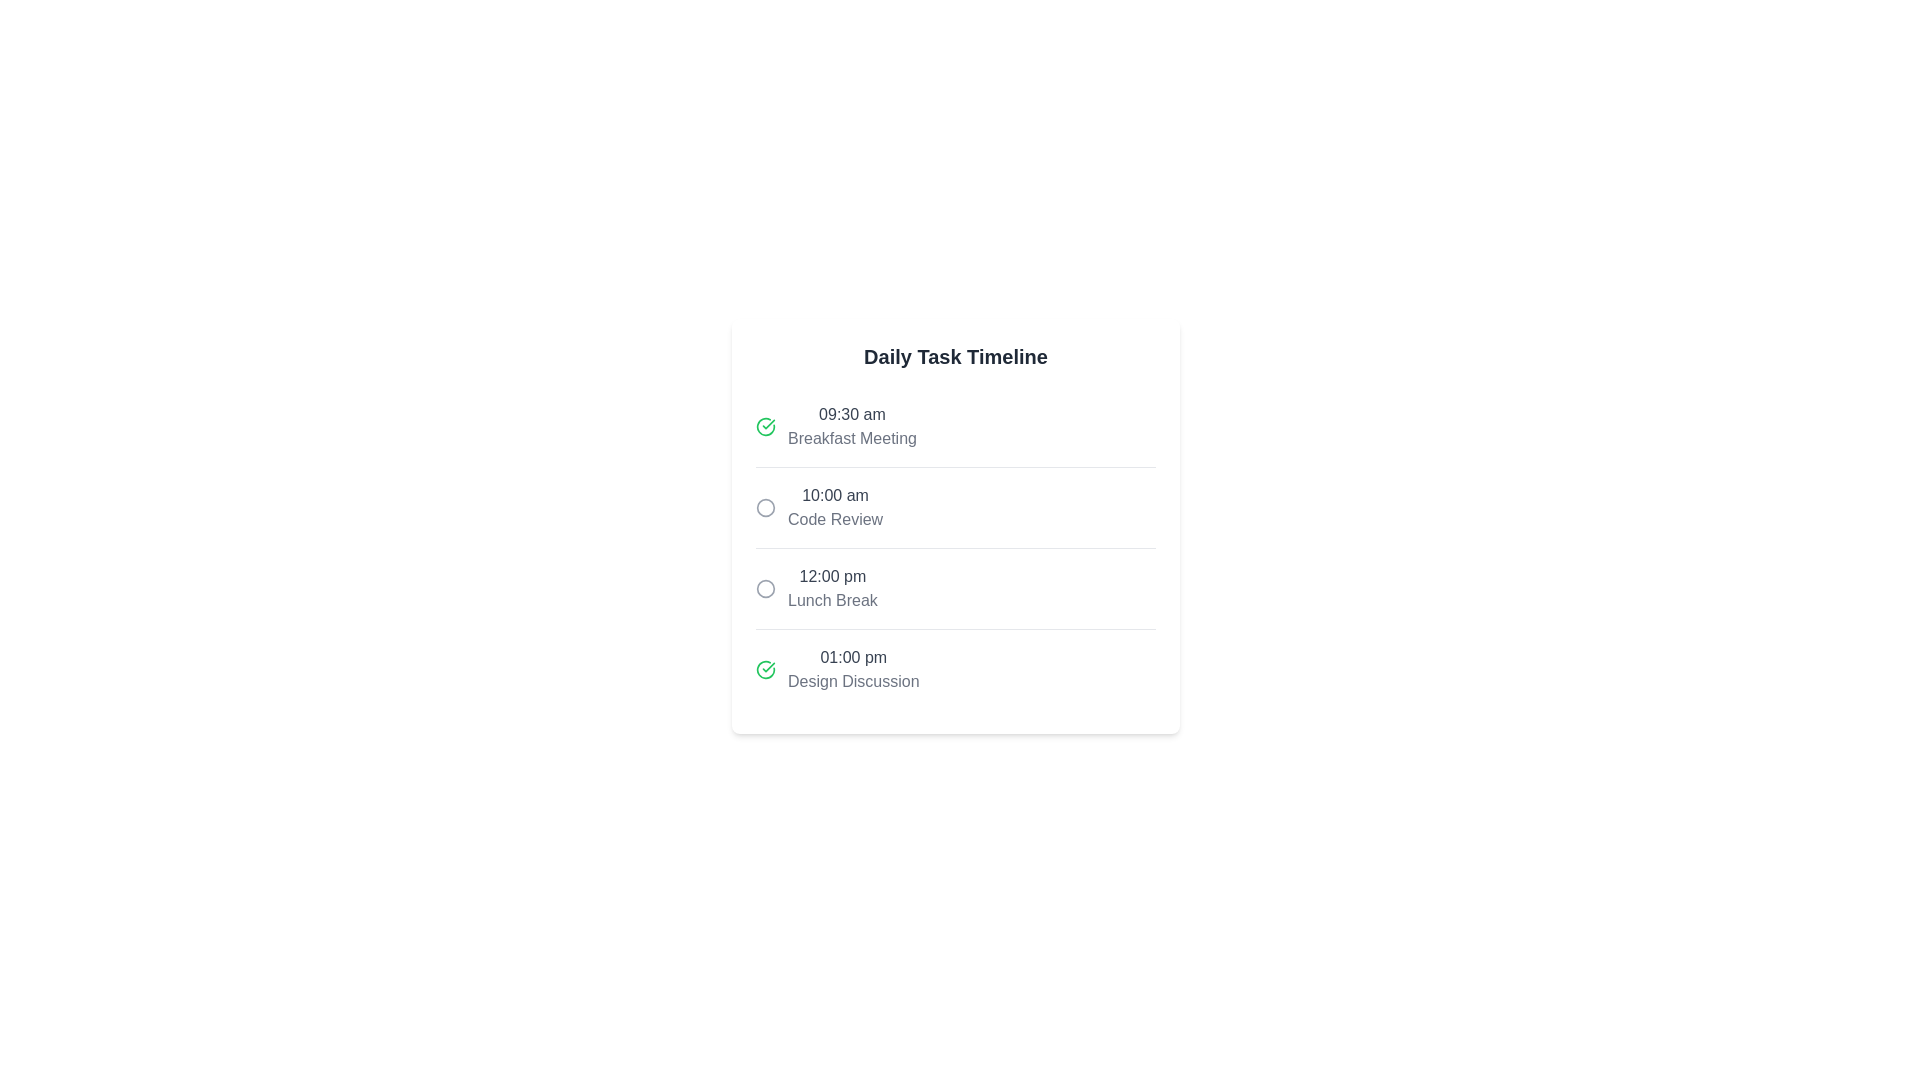  What do you see at coordinates (954, 669) in the screenshot?
I see `the fourth scheduled task or event` at bounding box center [954, 669].